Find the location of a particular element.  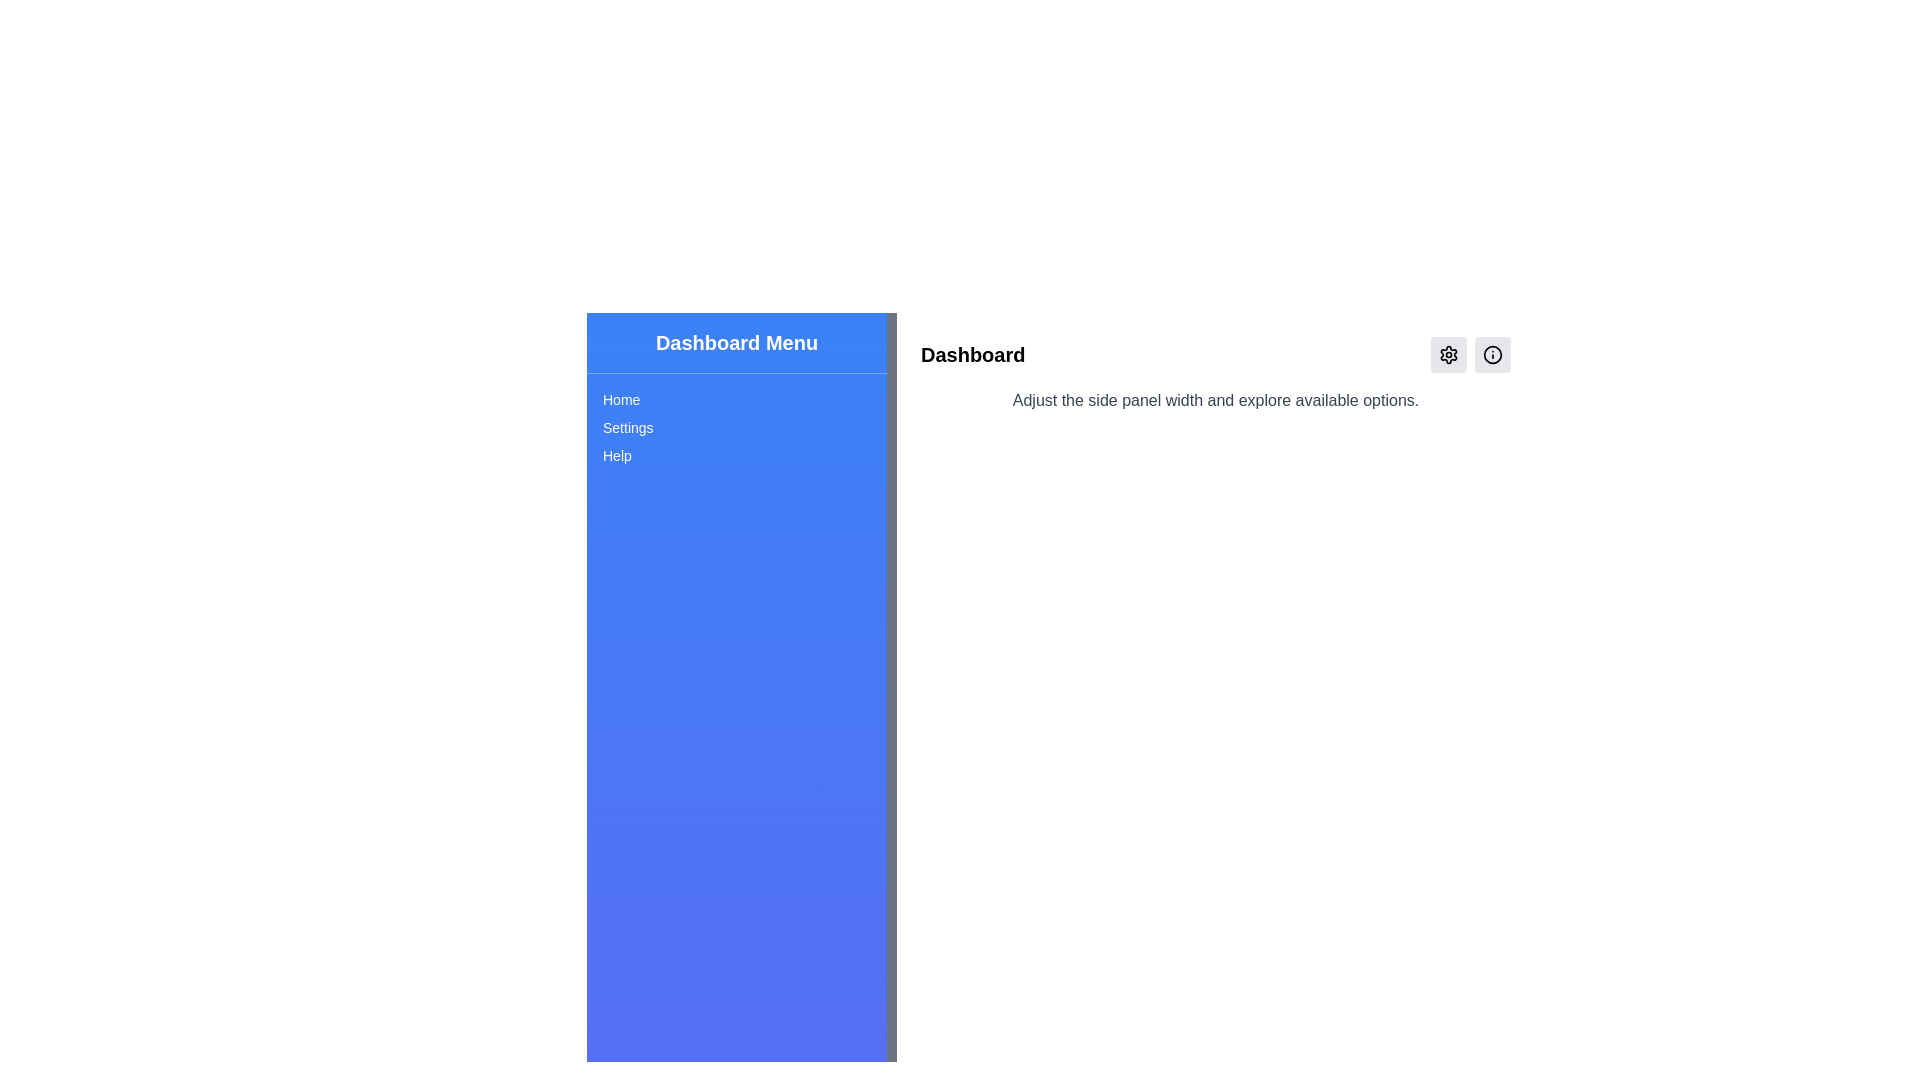

the header displaying the title of the sidebar menu is located at coordinates (736, 342).